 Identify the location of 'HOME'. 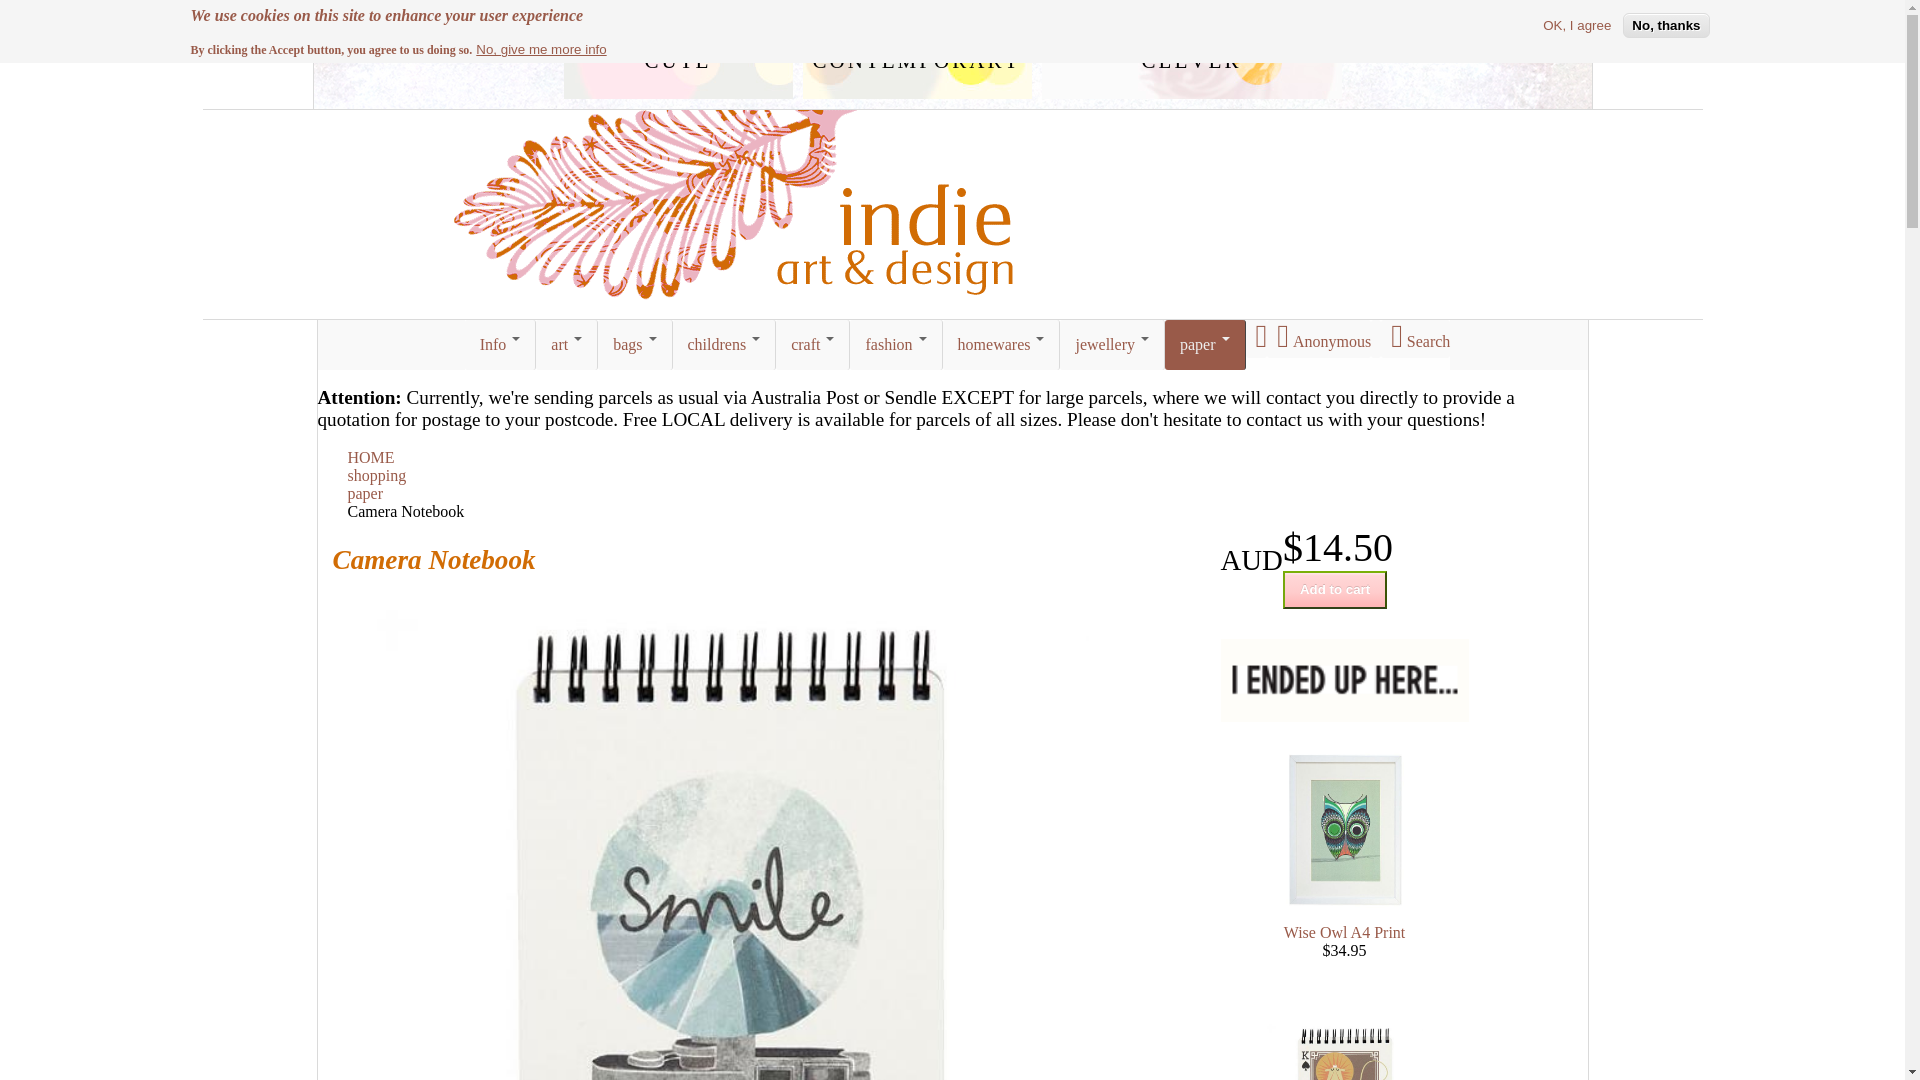
(347, 457).